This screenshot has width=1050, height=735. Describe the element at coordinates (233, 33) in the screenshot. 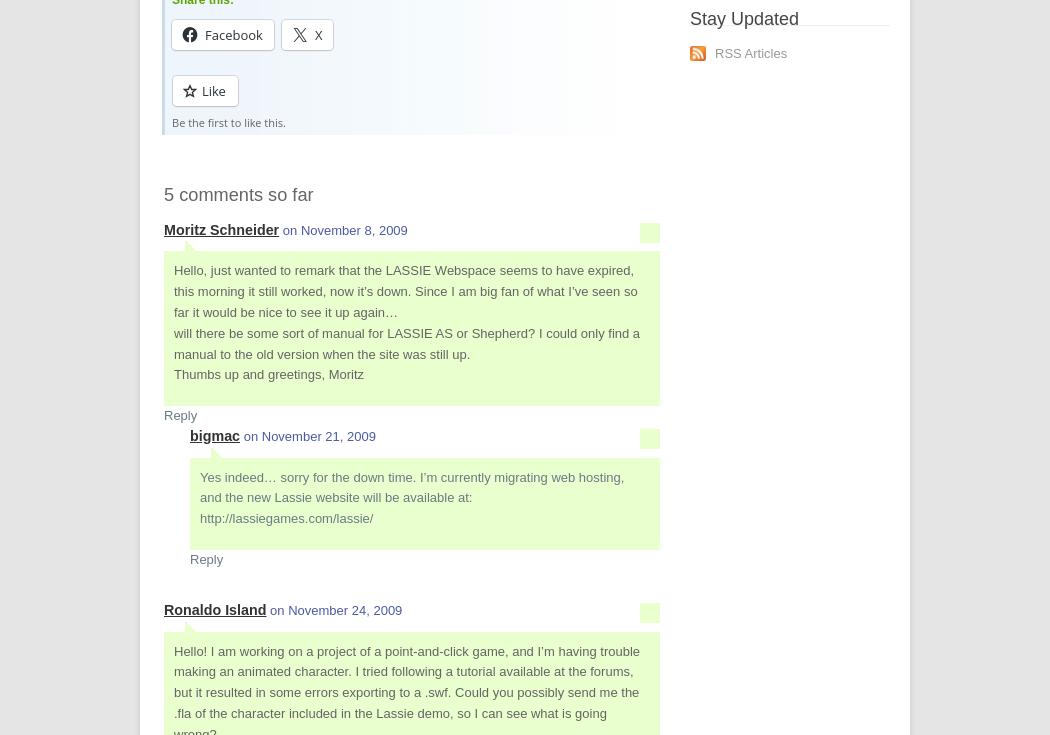

I see `'Facebook'` at that location.